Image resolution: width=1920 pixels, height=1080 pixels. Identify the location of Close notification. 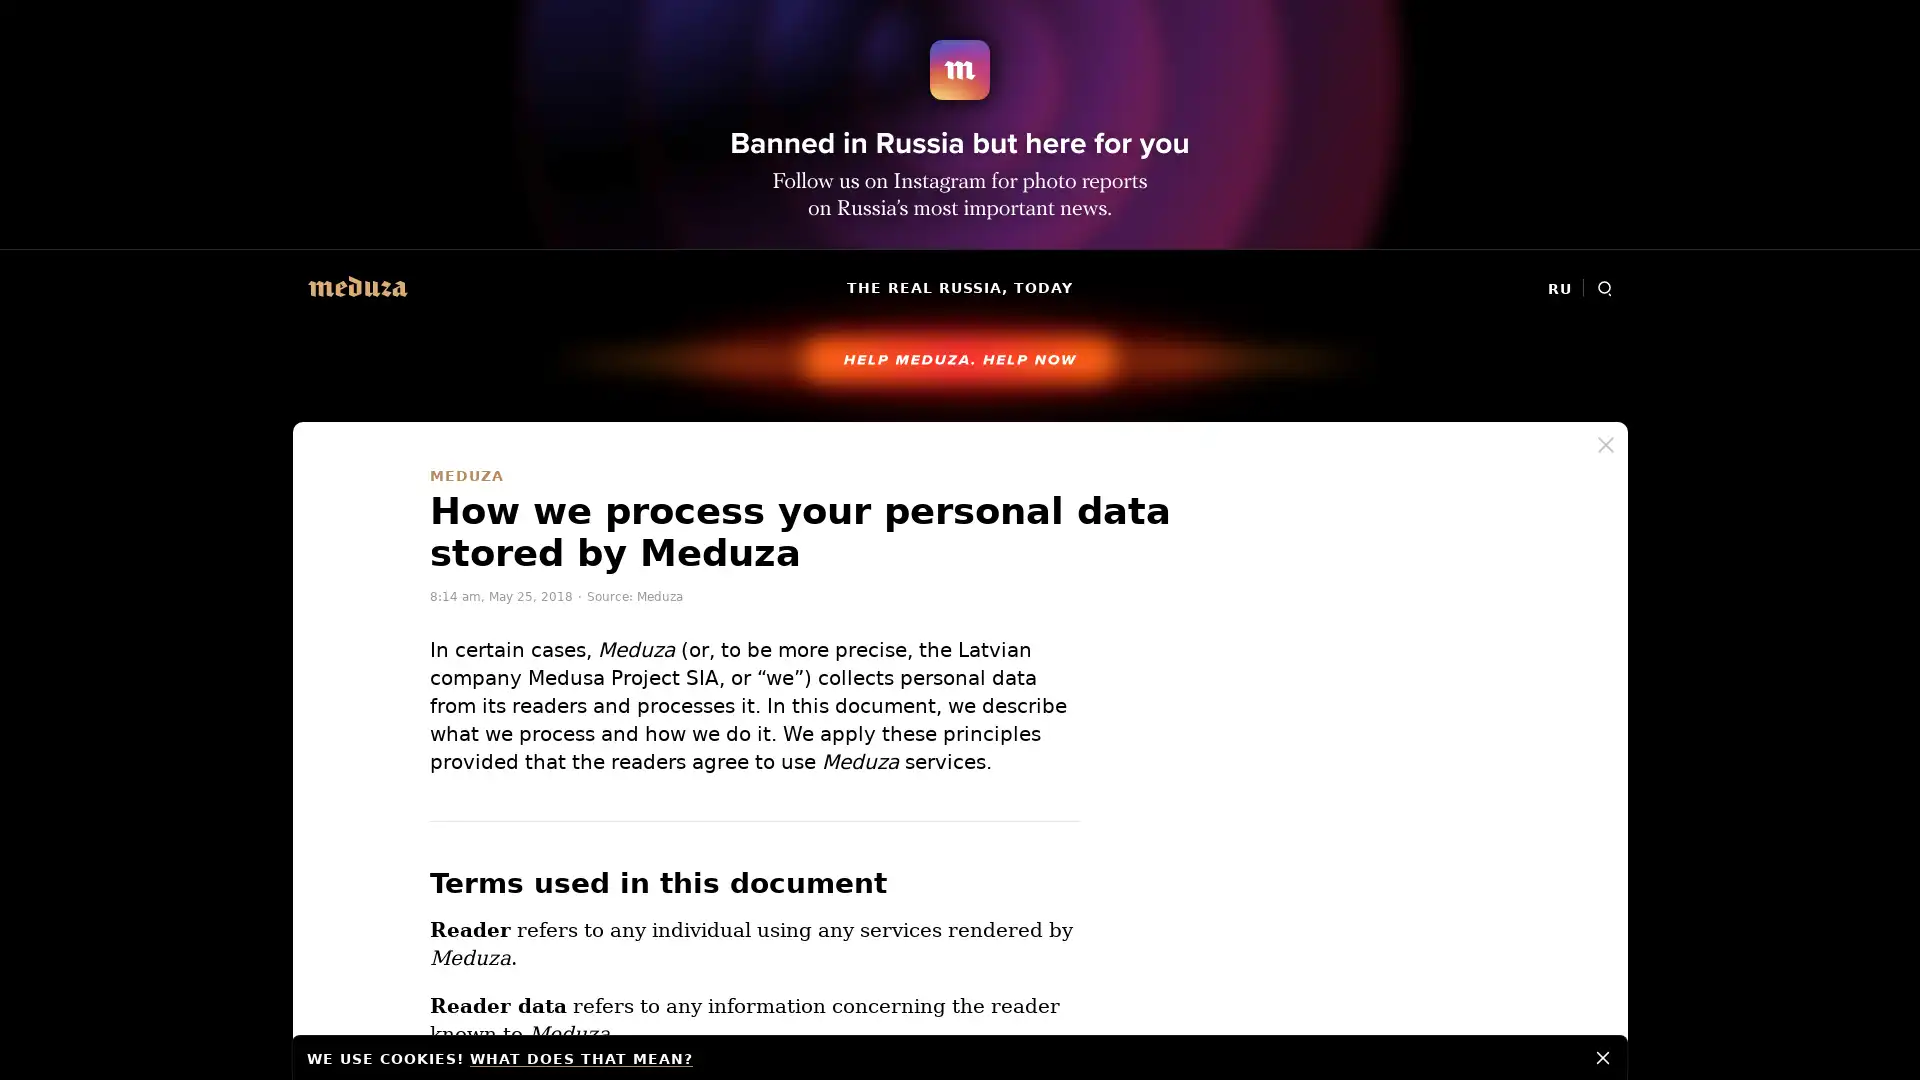
(1603, 1055).